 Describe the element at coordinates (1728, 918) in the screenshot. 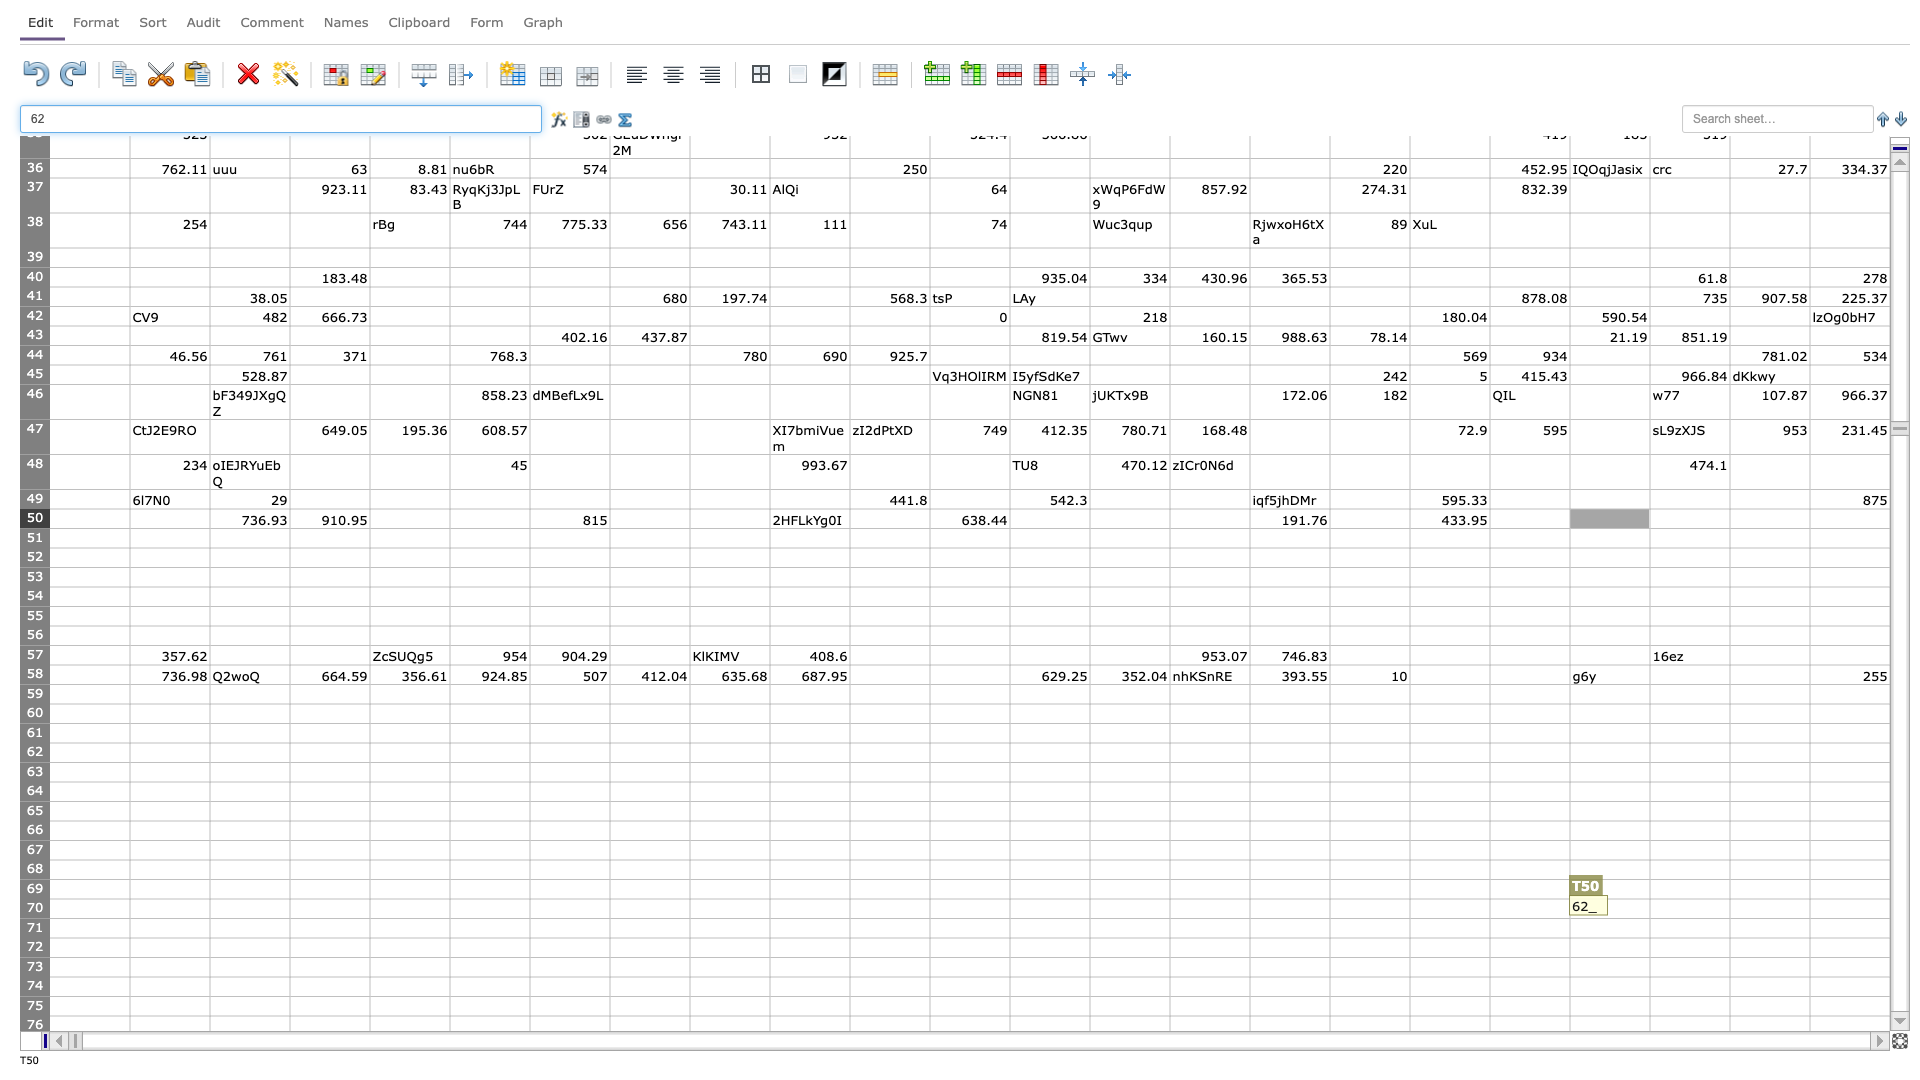

I see `Series fill point of cell U70` at that location.